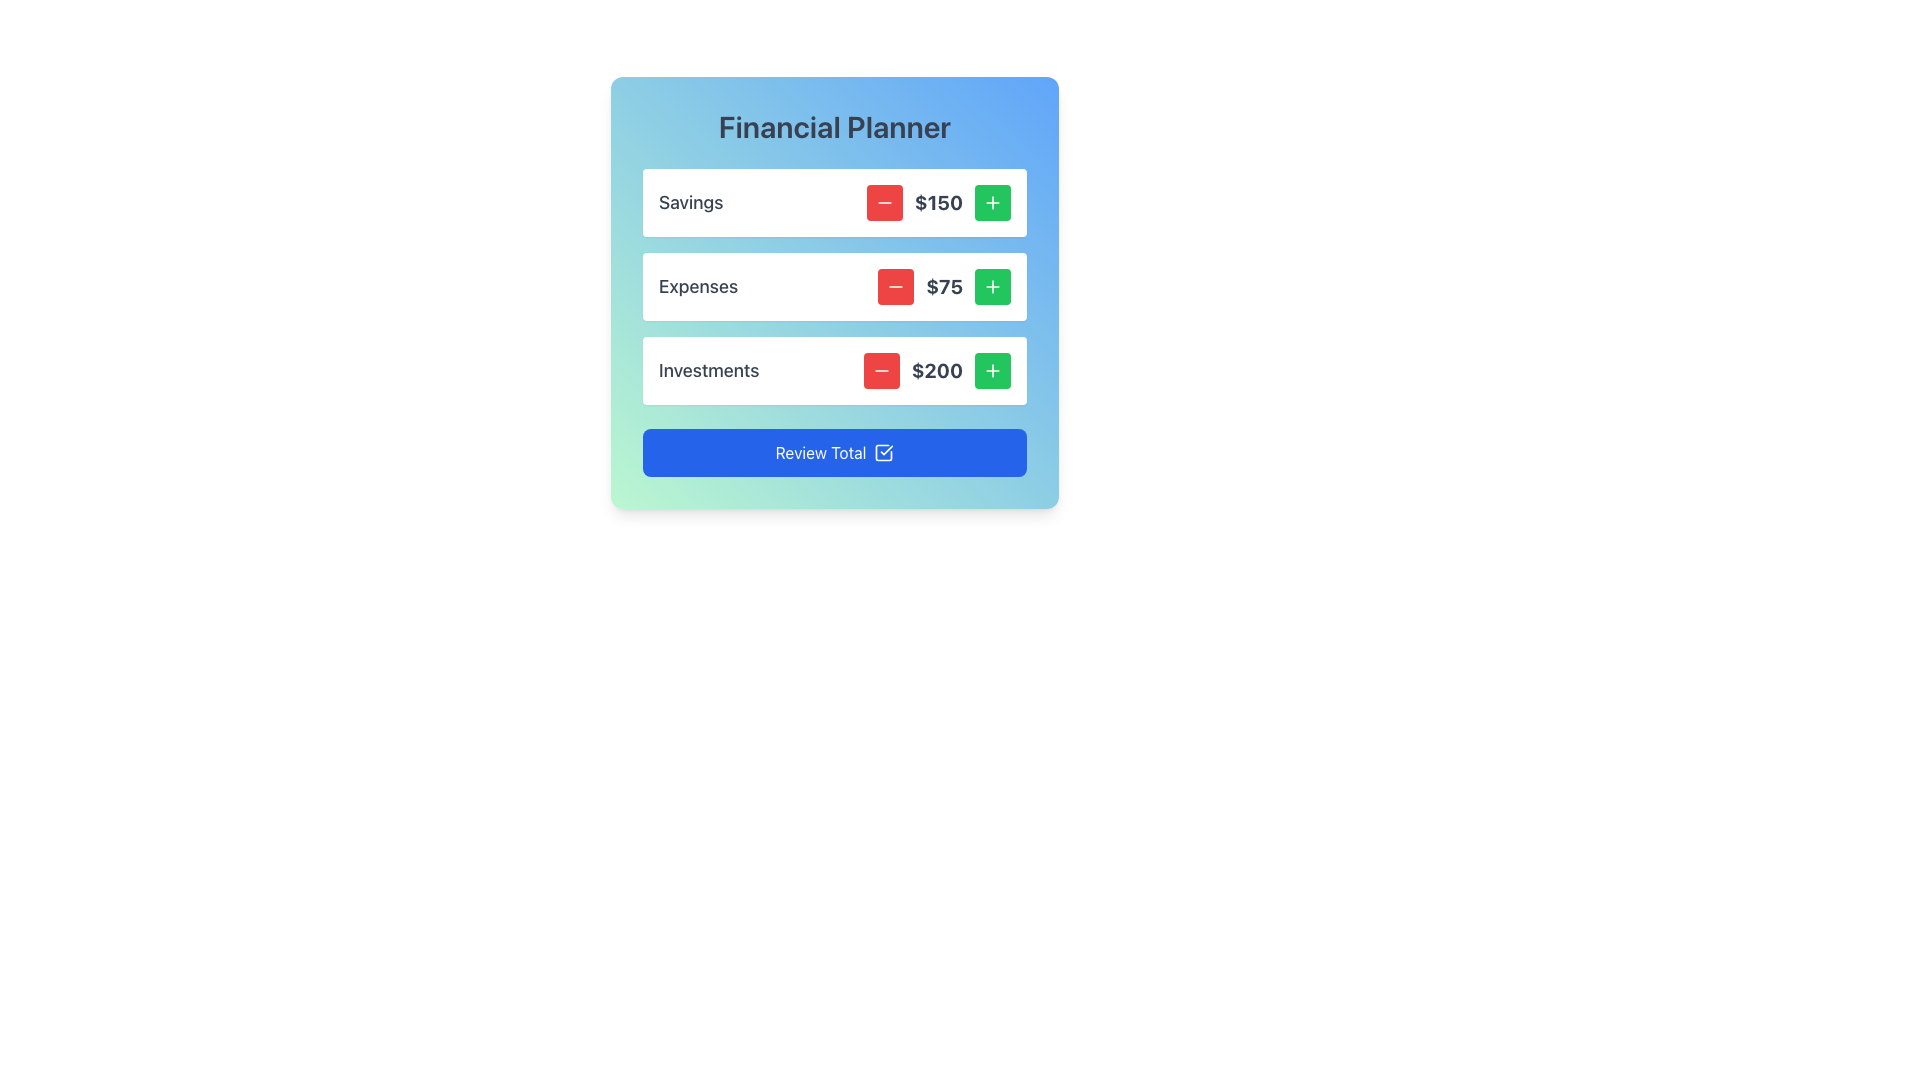 The height and width of the screenshot is (1080, 1920). I want to click on the text label displaying 'Investments' which is located in the third row of the financial planning card, positioned to the left of the investment amount and aligned with the increment and decrement buttons, so click(709, 370).